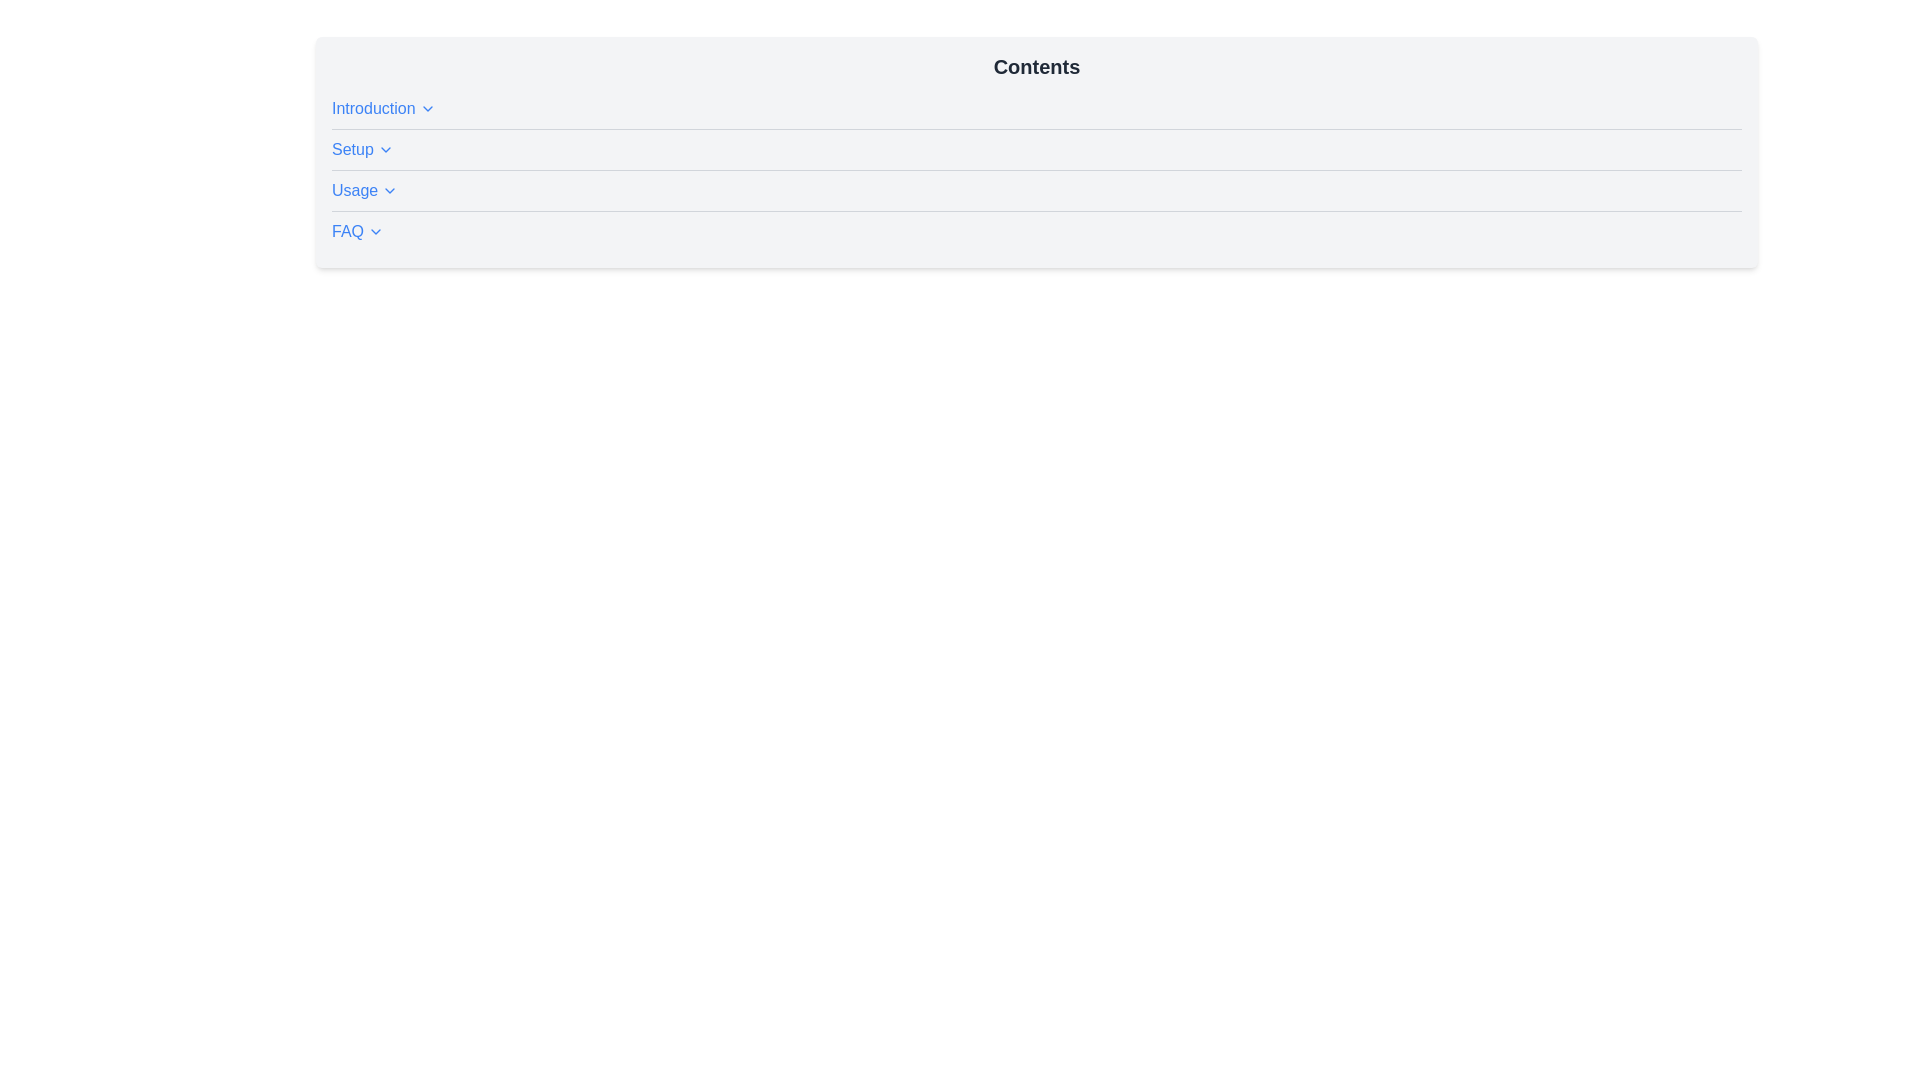  Describe the element at coordinates (1036, 148) in the screenshot. I see `the 'Setup' hyperlink` at that location.